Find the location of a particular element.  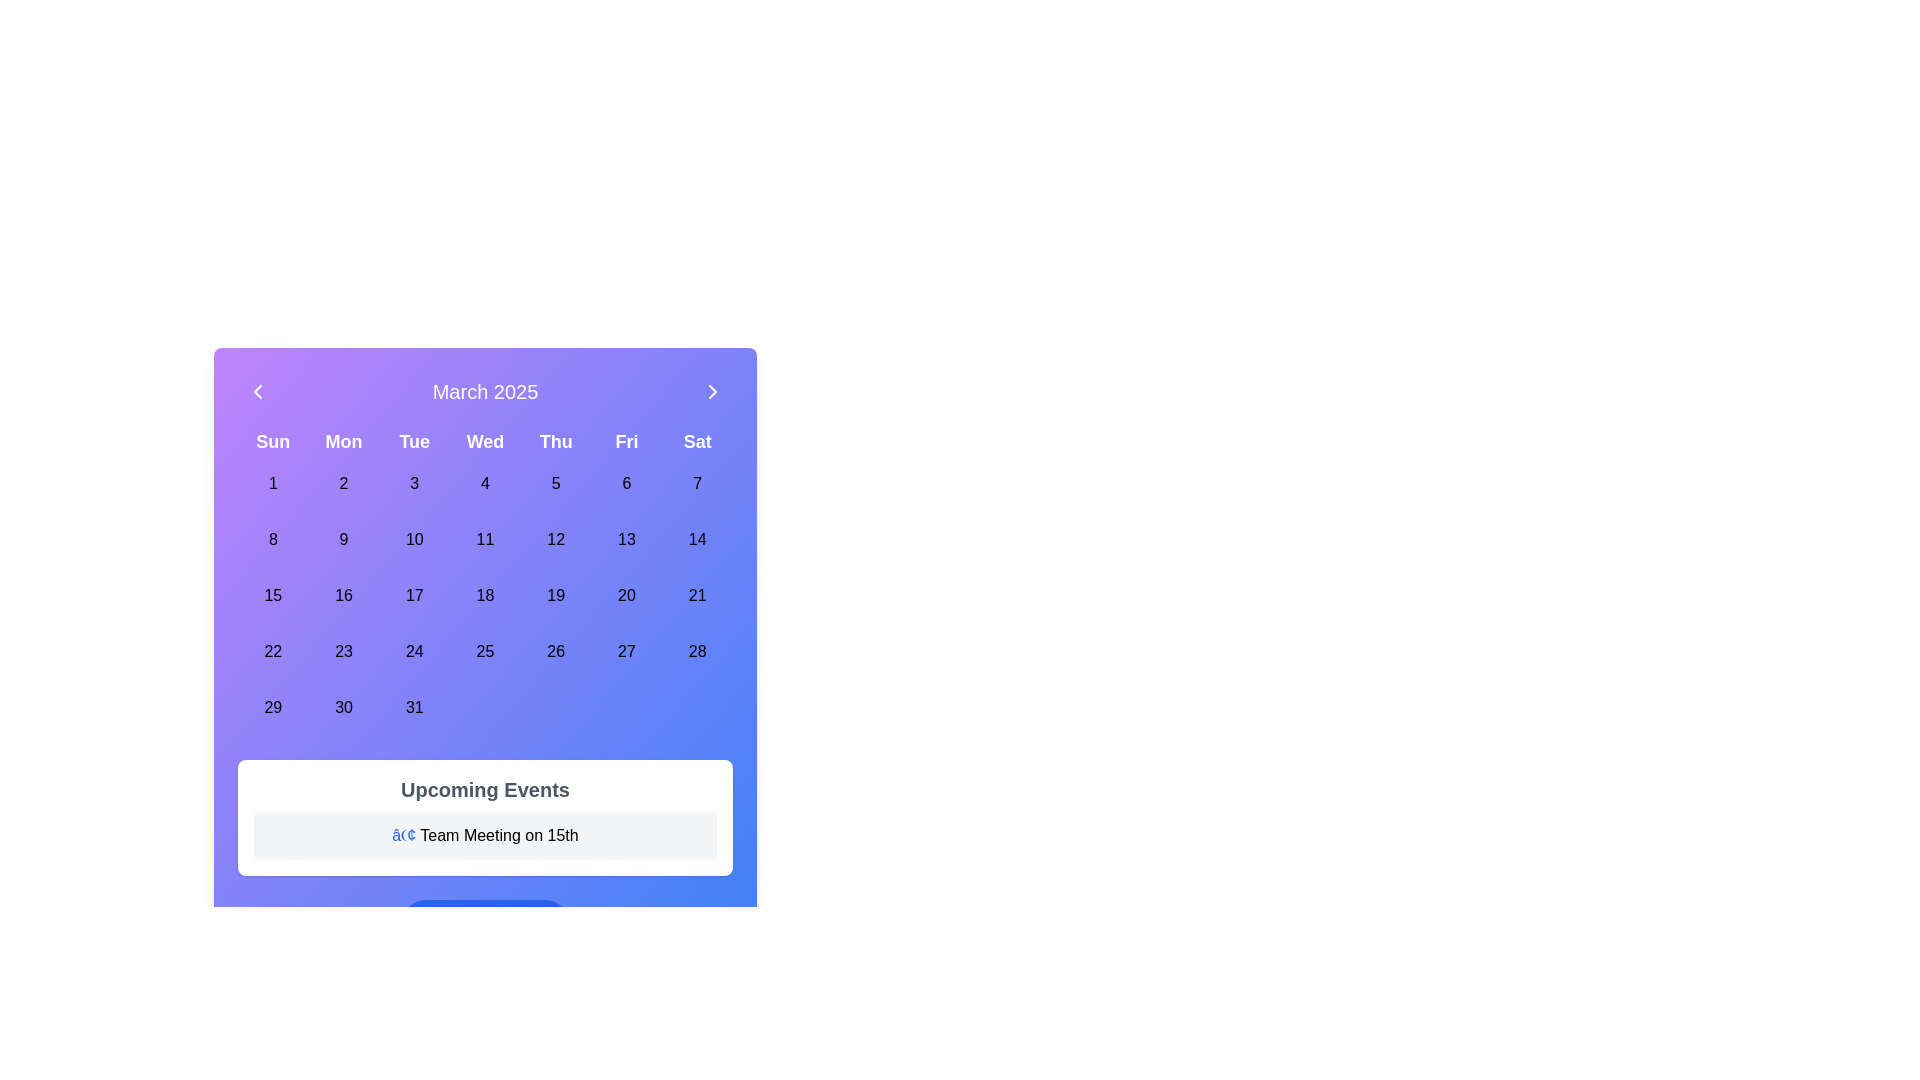

the rounded button labeled '13' in the calendar grid, located under 'Fri' is located at coordinates (625, 540).